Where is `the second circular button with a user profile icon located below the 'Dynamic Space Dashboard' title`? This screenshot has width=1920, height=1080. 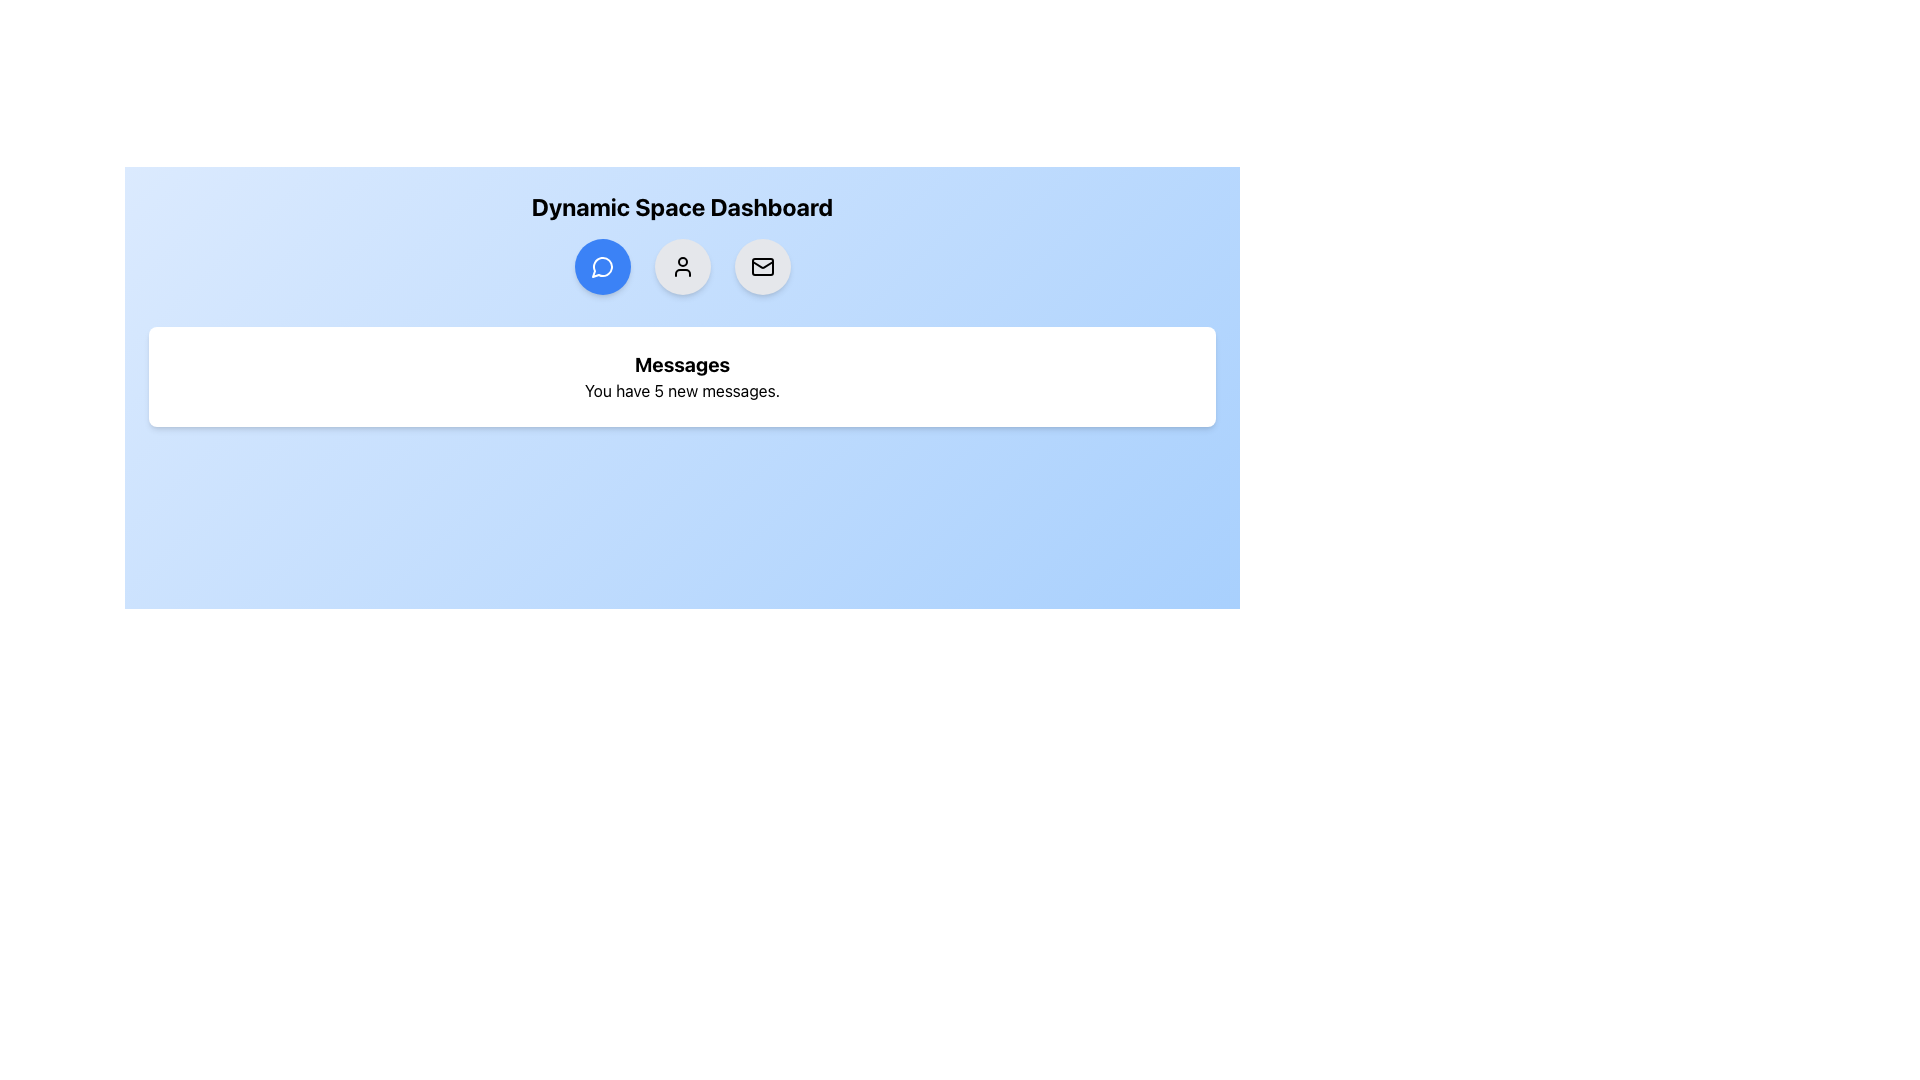
the second circular button with a user profile icon located below the 'Dynamic Space Dashboard' title is located at coordinates (682, 265).